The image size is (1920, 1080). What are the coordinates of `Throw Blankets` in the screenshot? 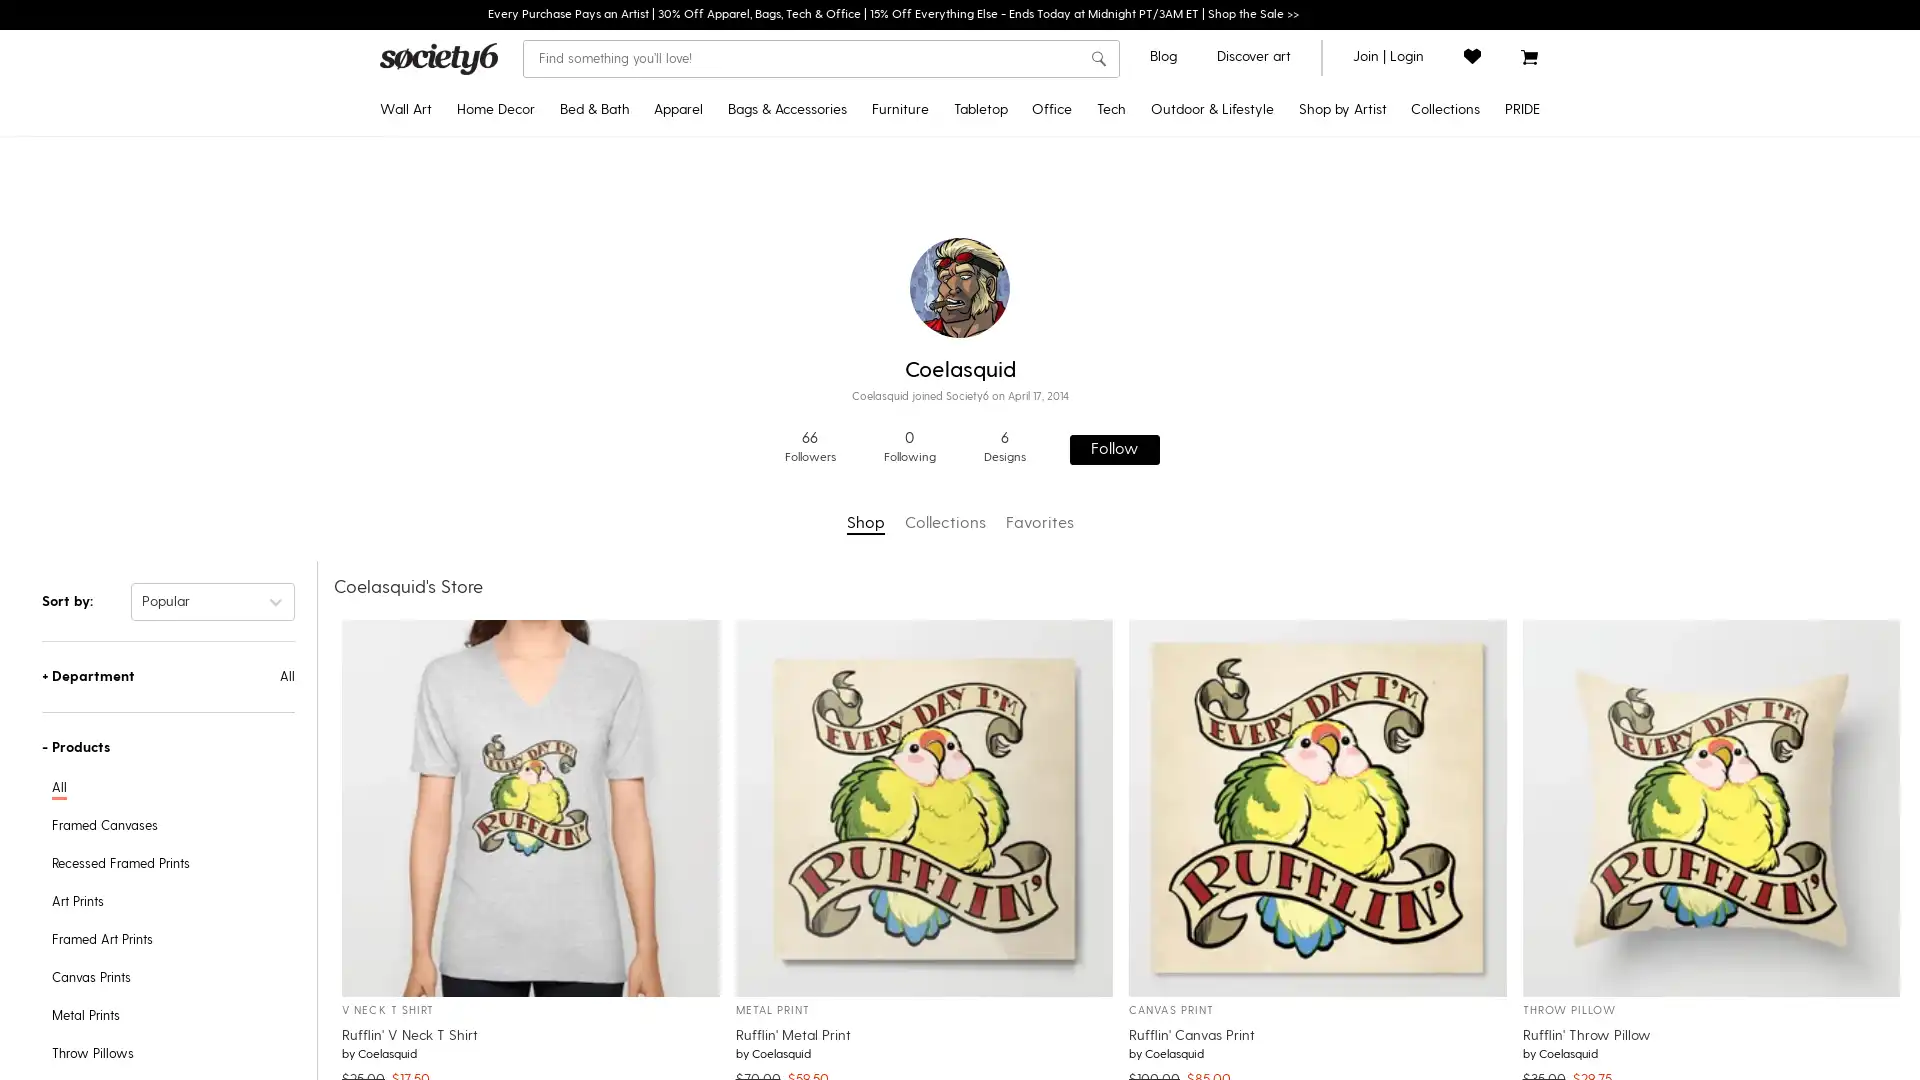 It's located at (533, 289).